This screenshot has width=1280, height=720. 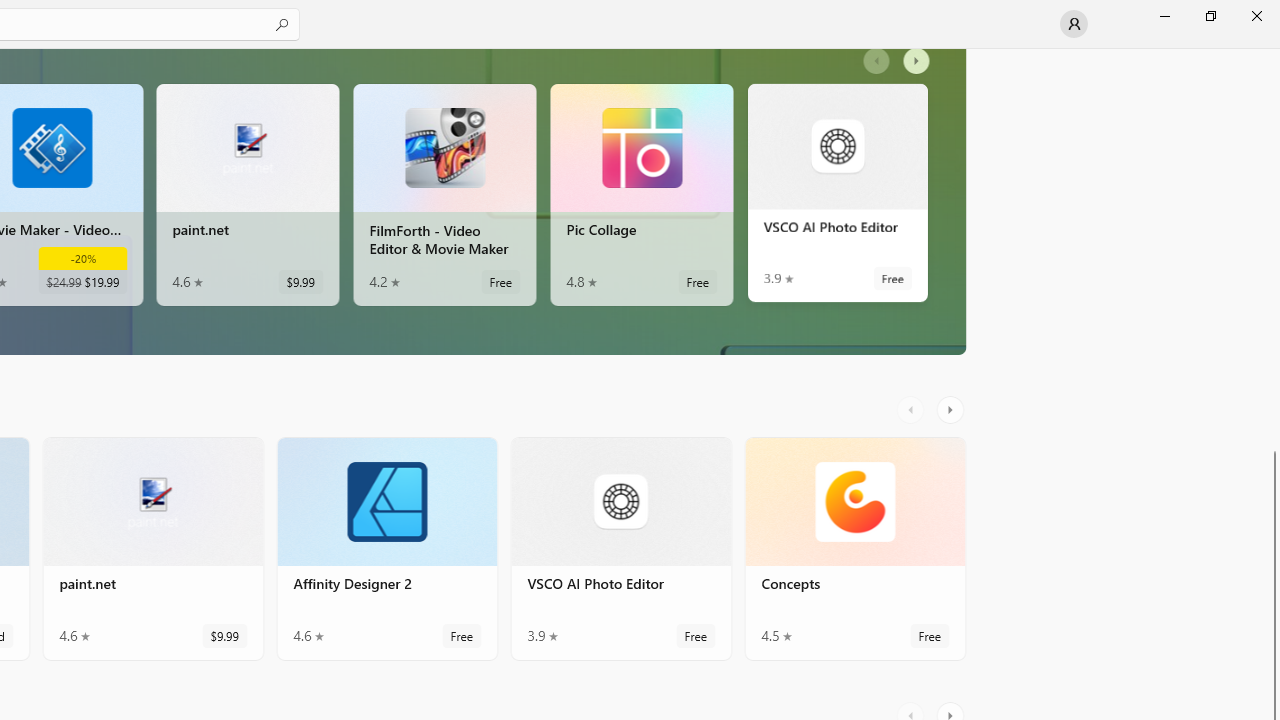 What do you see at coordinates (1209, 15) in the screenshot?
I see `'Restore Microsoft Store'` at bounding box center [1209, 15].